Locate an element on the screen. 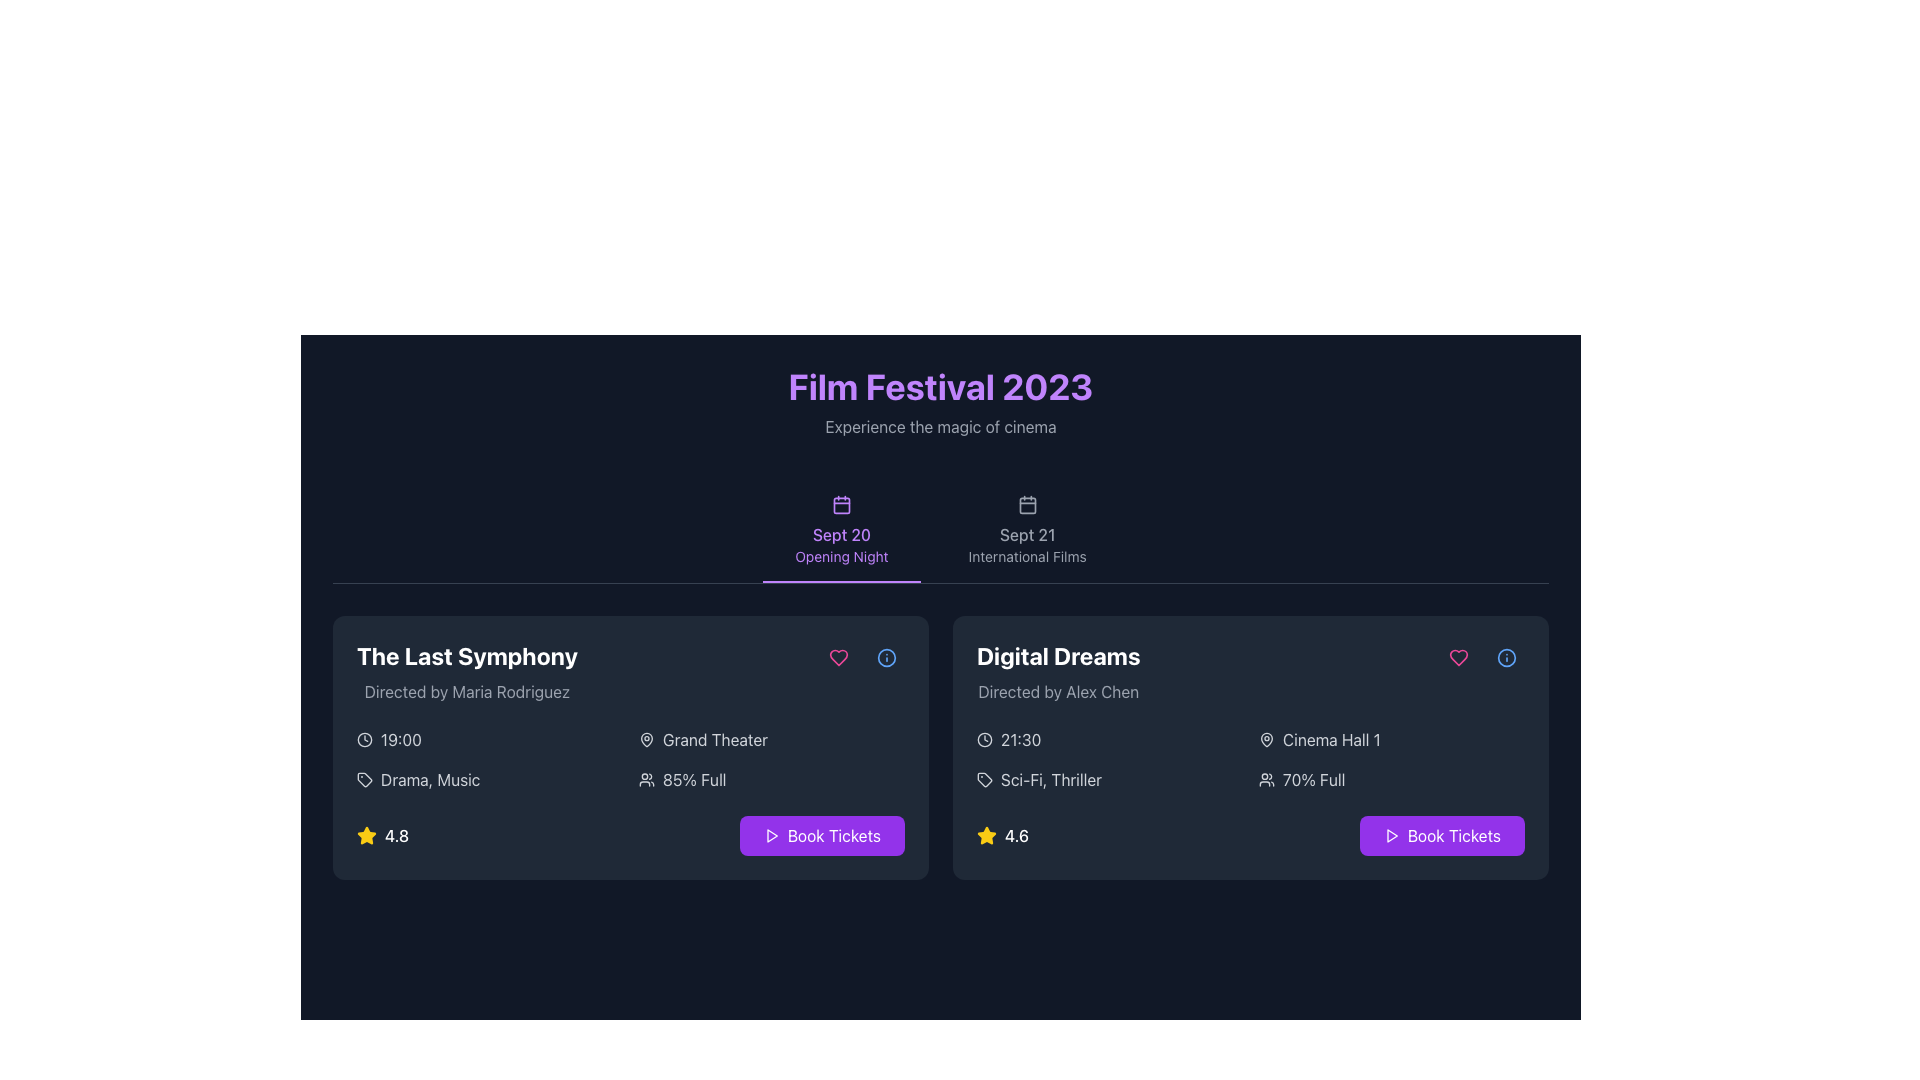  the static text label displaying the rating score for the 'Digital Dreams' event, located at the bottom right of the panel, next to the yellow star icon is located at coordinates (1017, 836).